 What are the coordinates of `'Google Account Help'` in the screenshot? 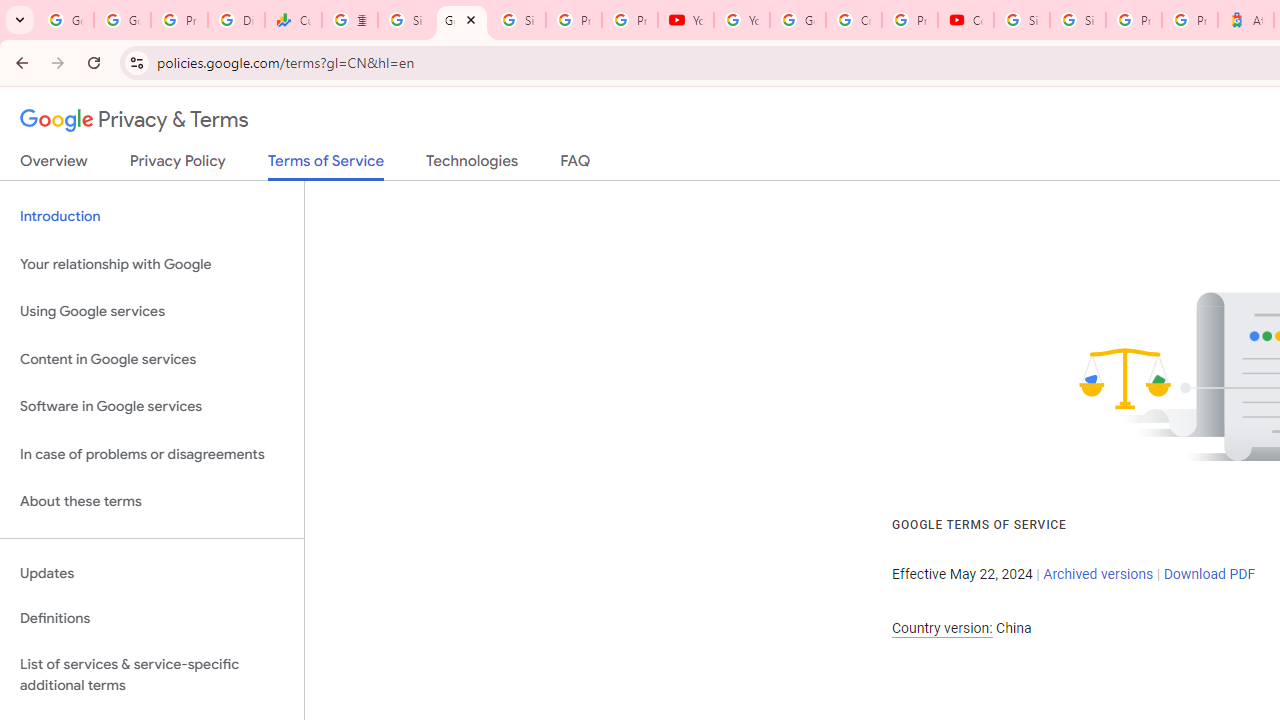 It's located at (797, 20).